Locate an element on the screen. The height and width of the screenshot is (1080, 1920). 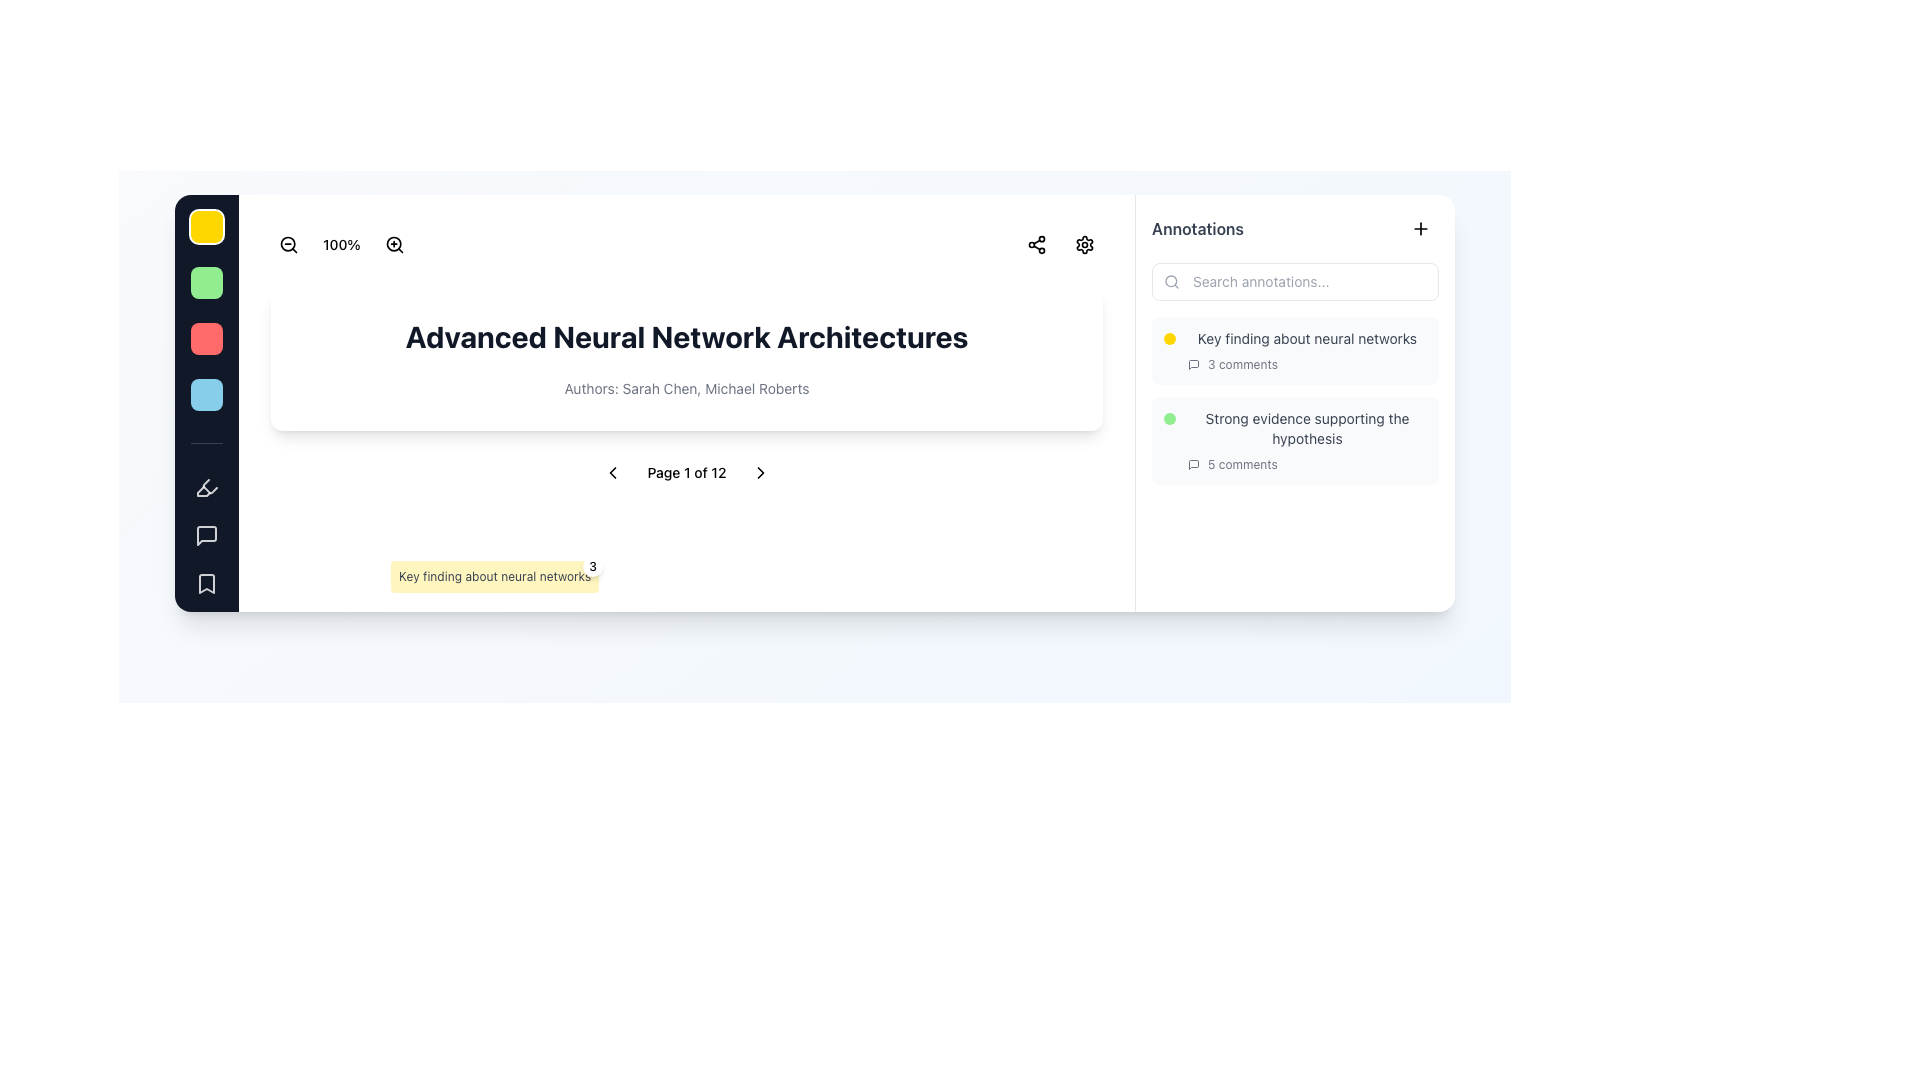
the right-pointing chevron icon button located to the right of 'Page 1 of 12' is located at coordinates (759, 473).